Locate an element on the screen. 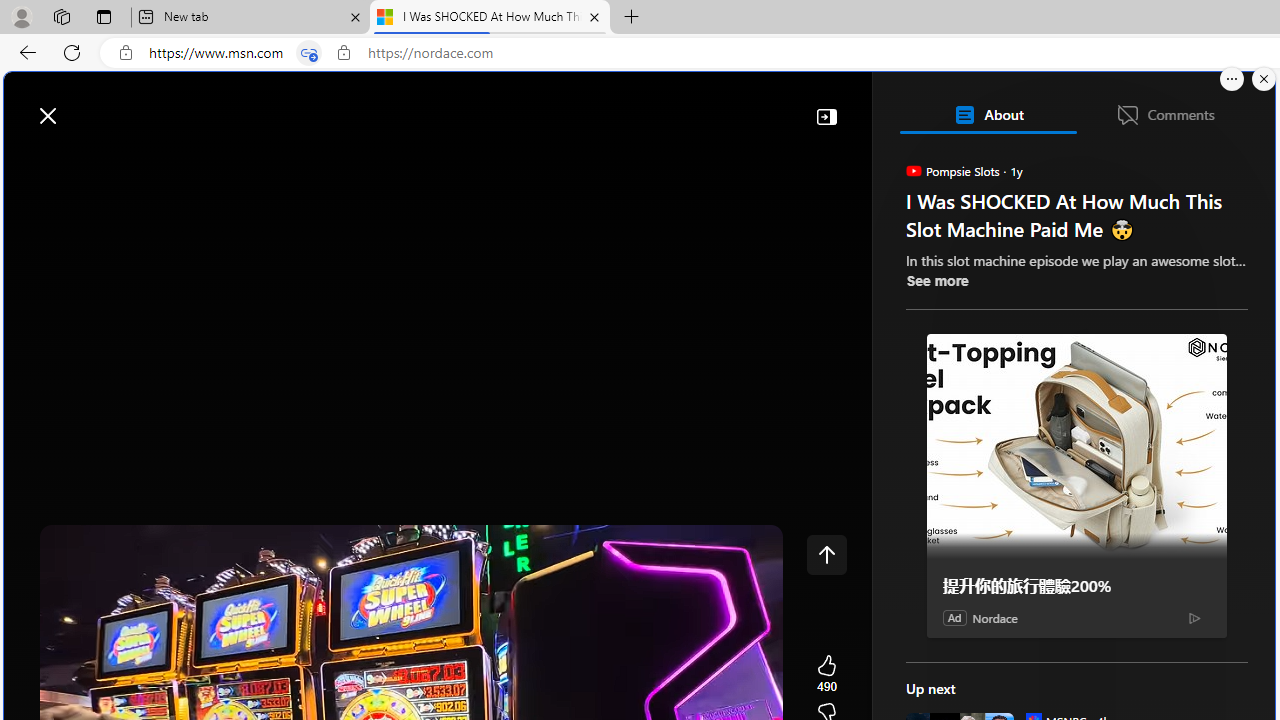 The width and height of the screenshot is (1280, 720). 'About' is located at coordinates (987, 114).